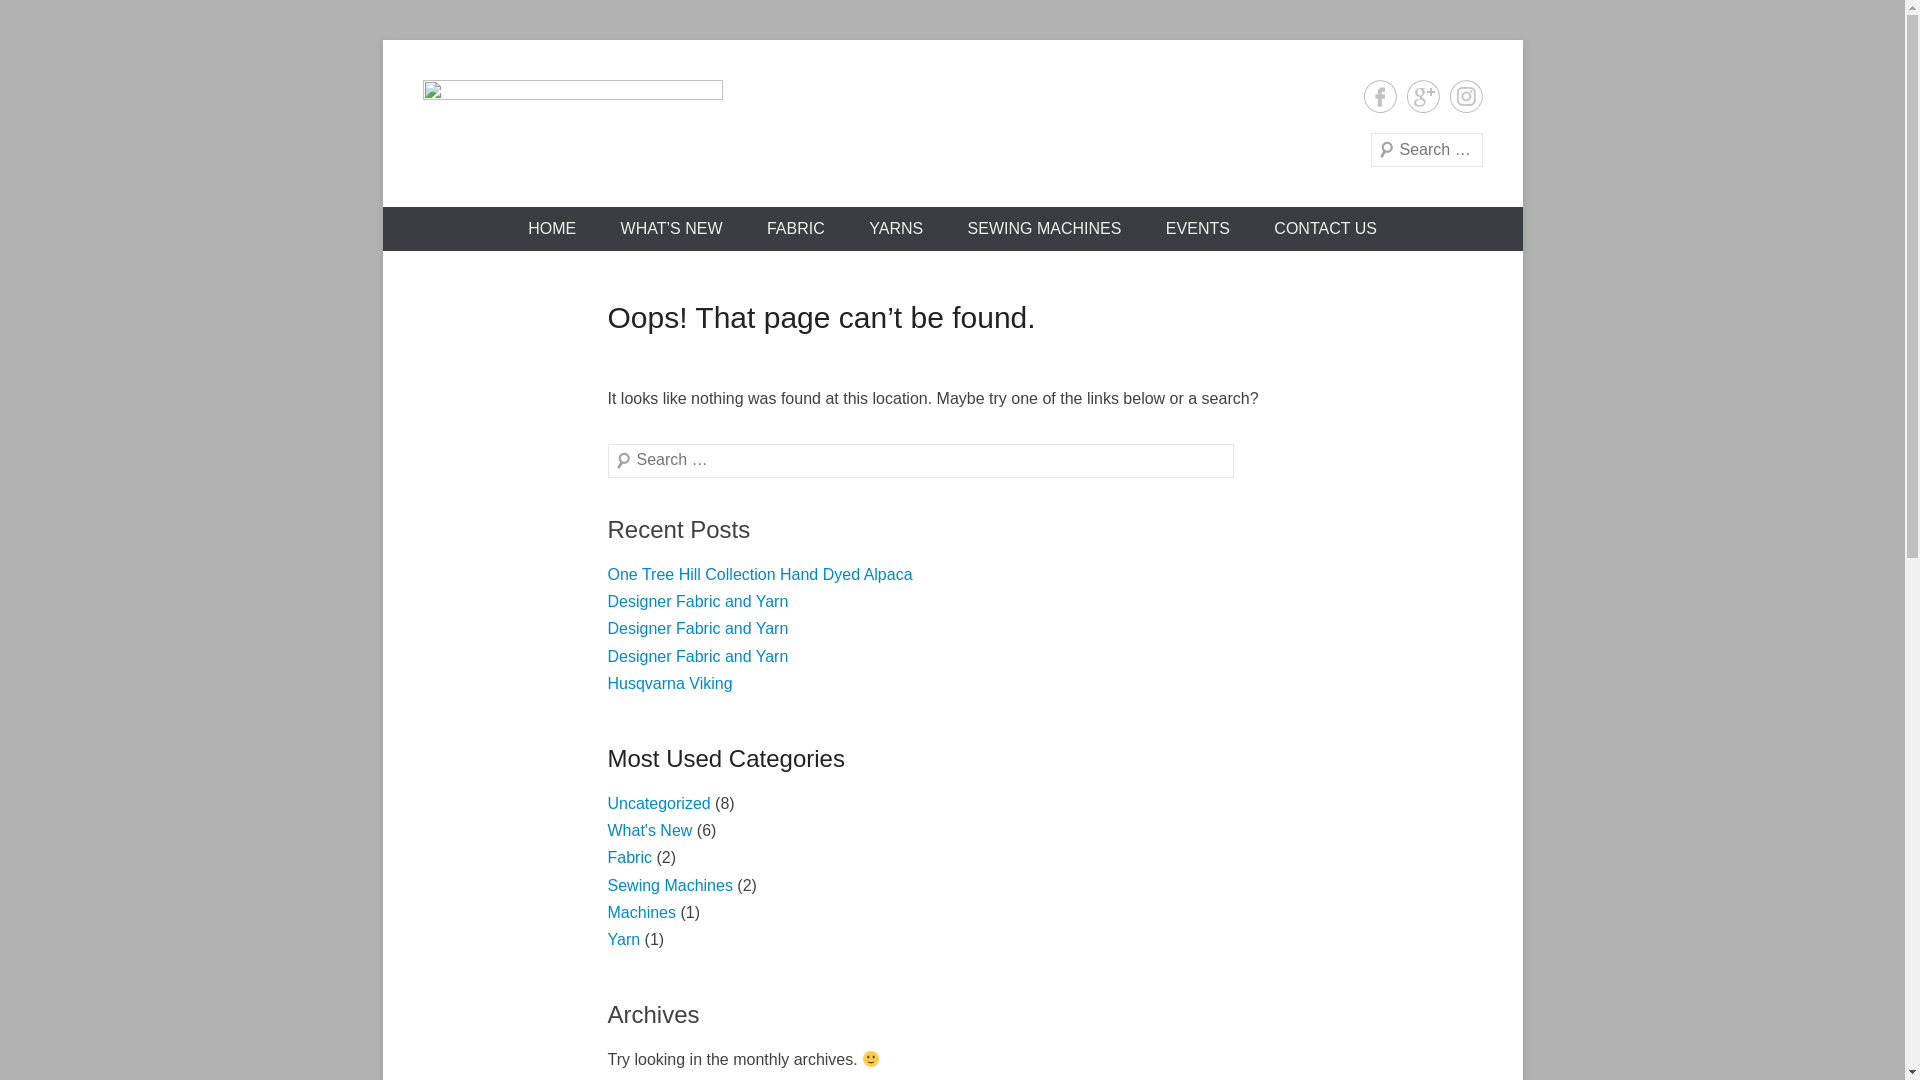  Describe the element at coordinates (659, 802) in the screenshot. I see `'Uncategorized'` at that location.